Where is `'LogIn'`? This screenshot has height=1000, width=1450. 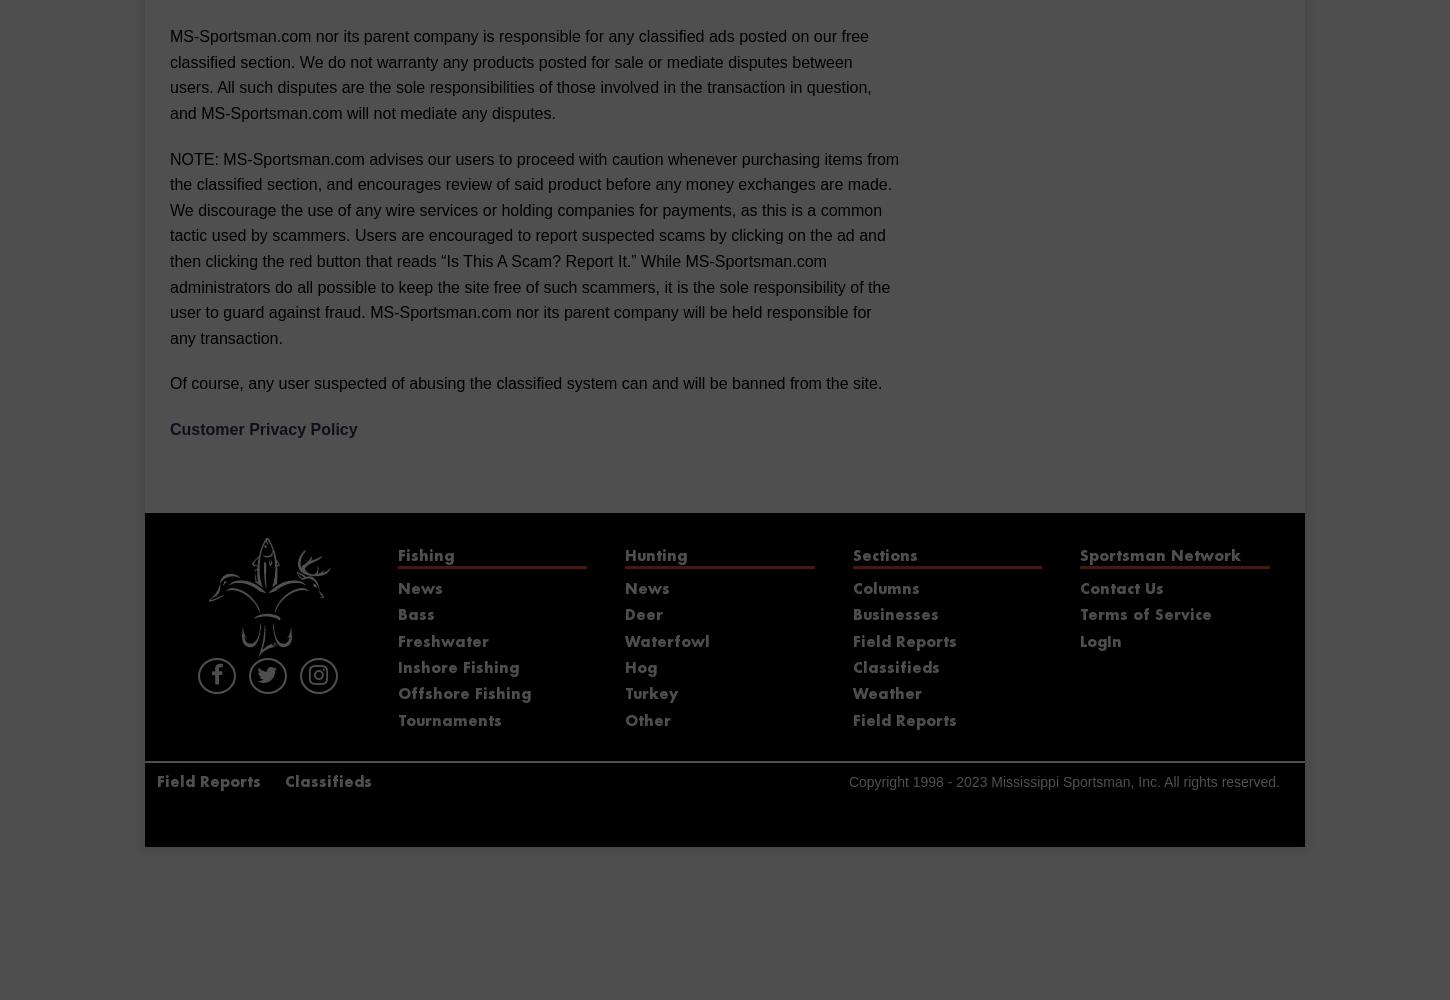 'LogIn' is located at coordinates (1099, 642).